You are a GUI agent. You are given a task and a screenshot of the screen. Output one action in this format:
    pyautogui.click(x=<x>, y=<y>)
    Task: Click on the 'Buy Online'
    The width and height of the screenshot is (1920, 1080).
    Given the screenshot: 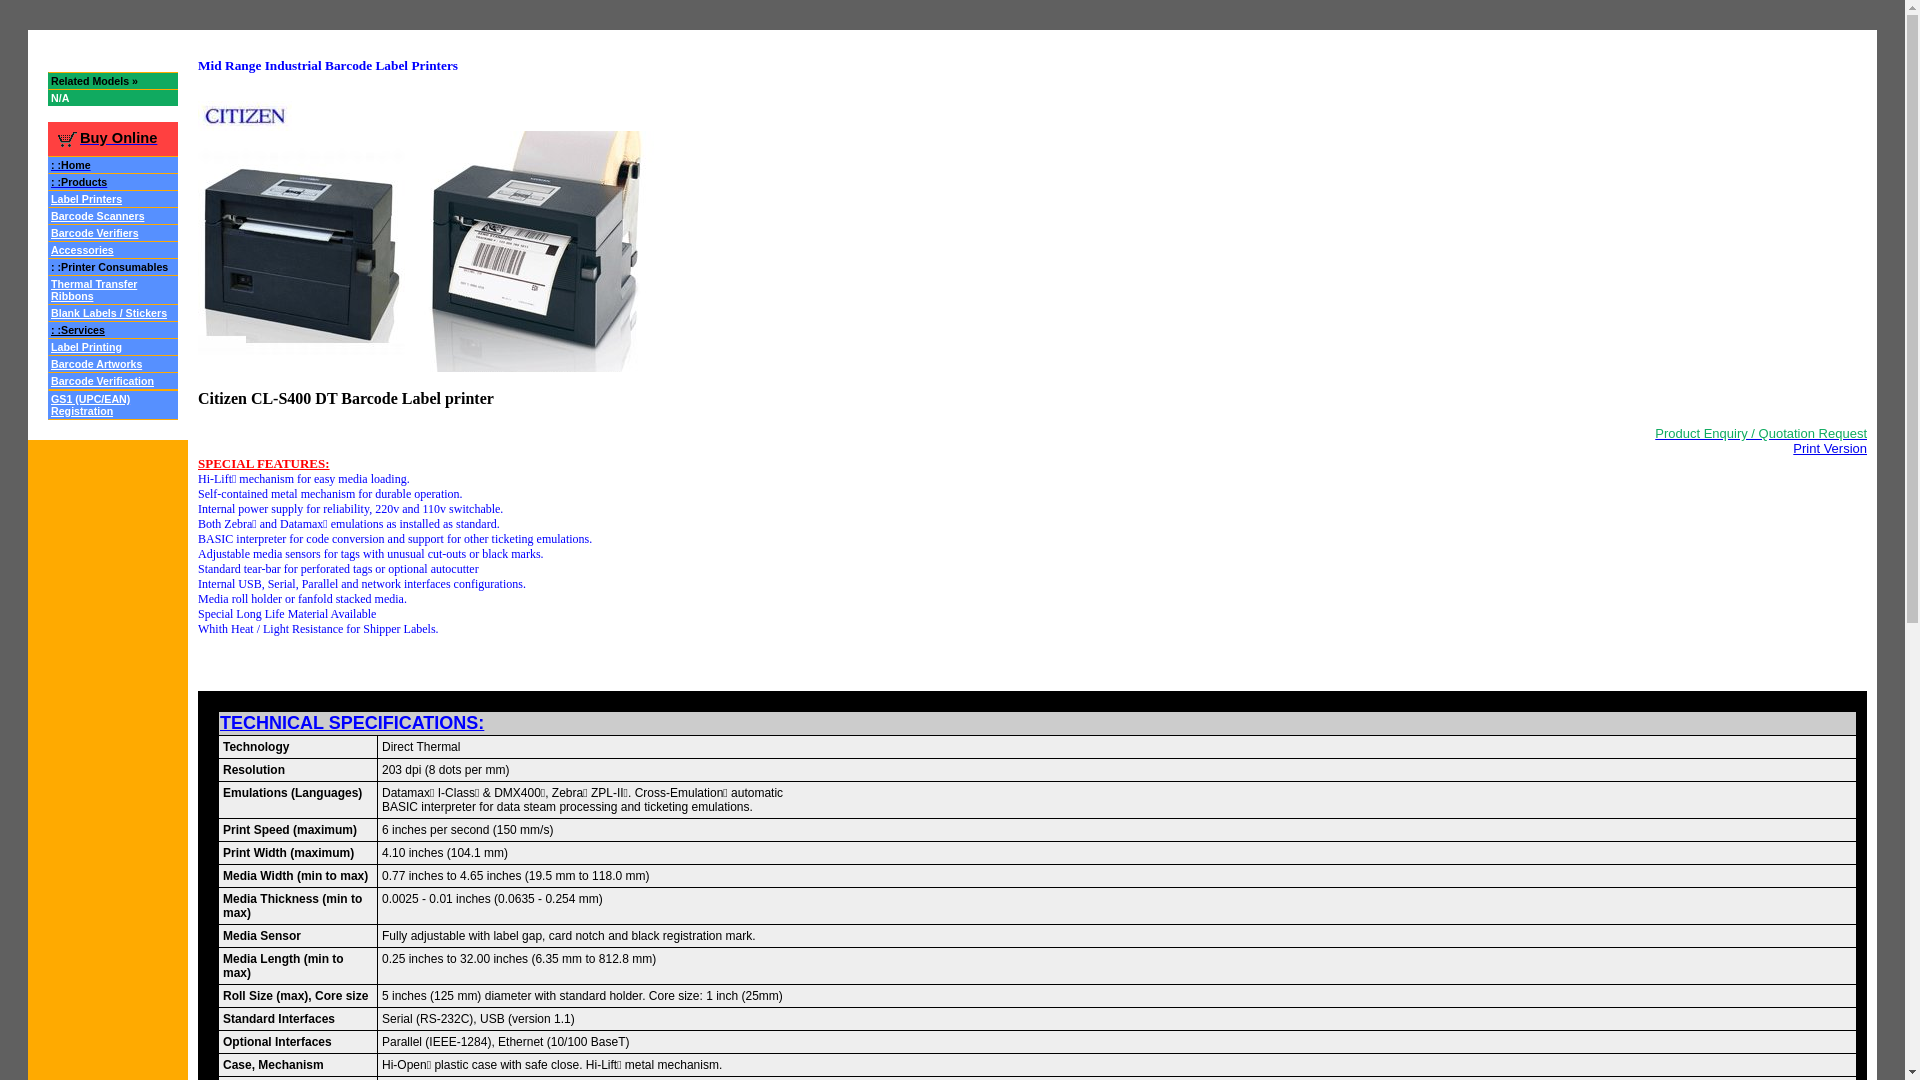 What is the action you would take?
    pyautogui.click(x=104, y=136)
    